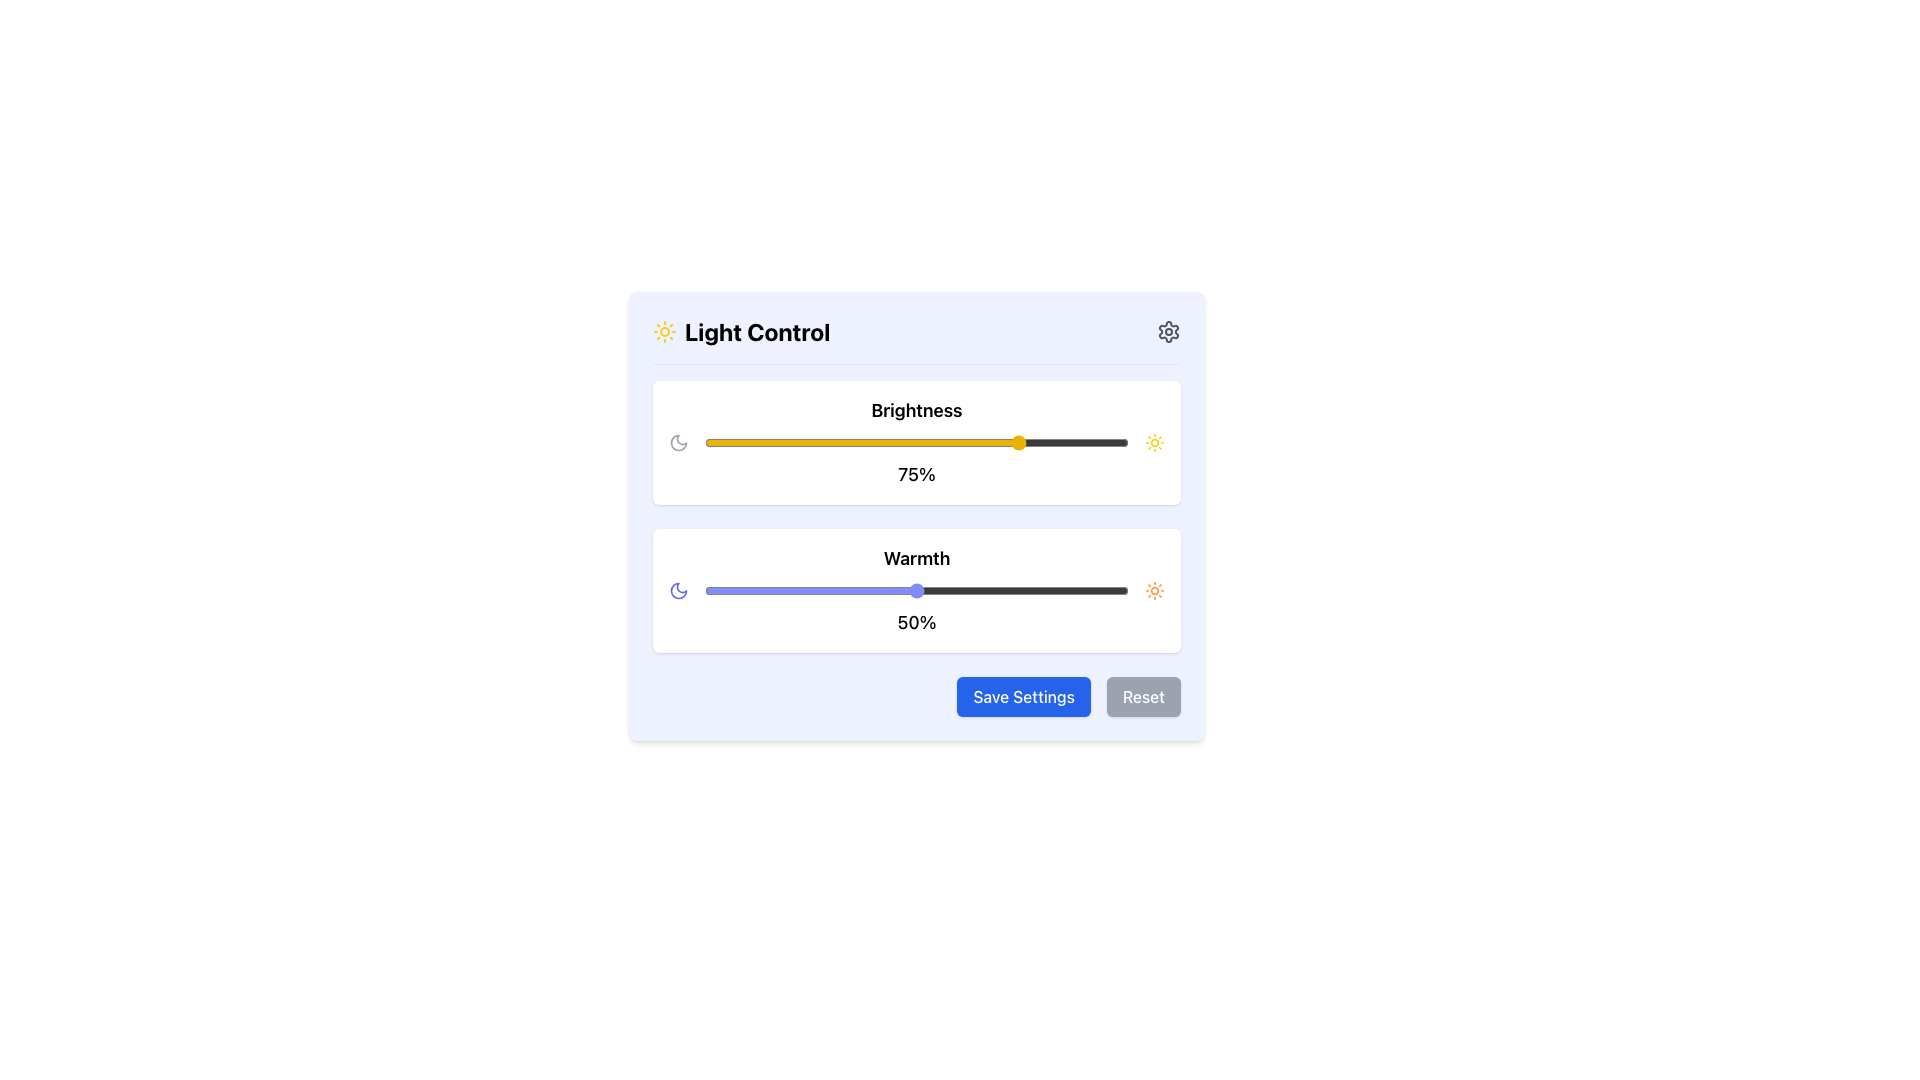  I want to click on warmth, so click(1081, 589).